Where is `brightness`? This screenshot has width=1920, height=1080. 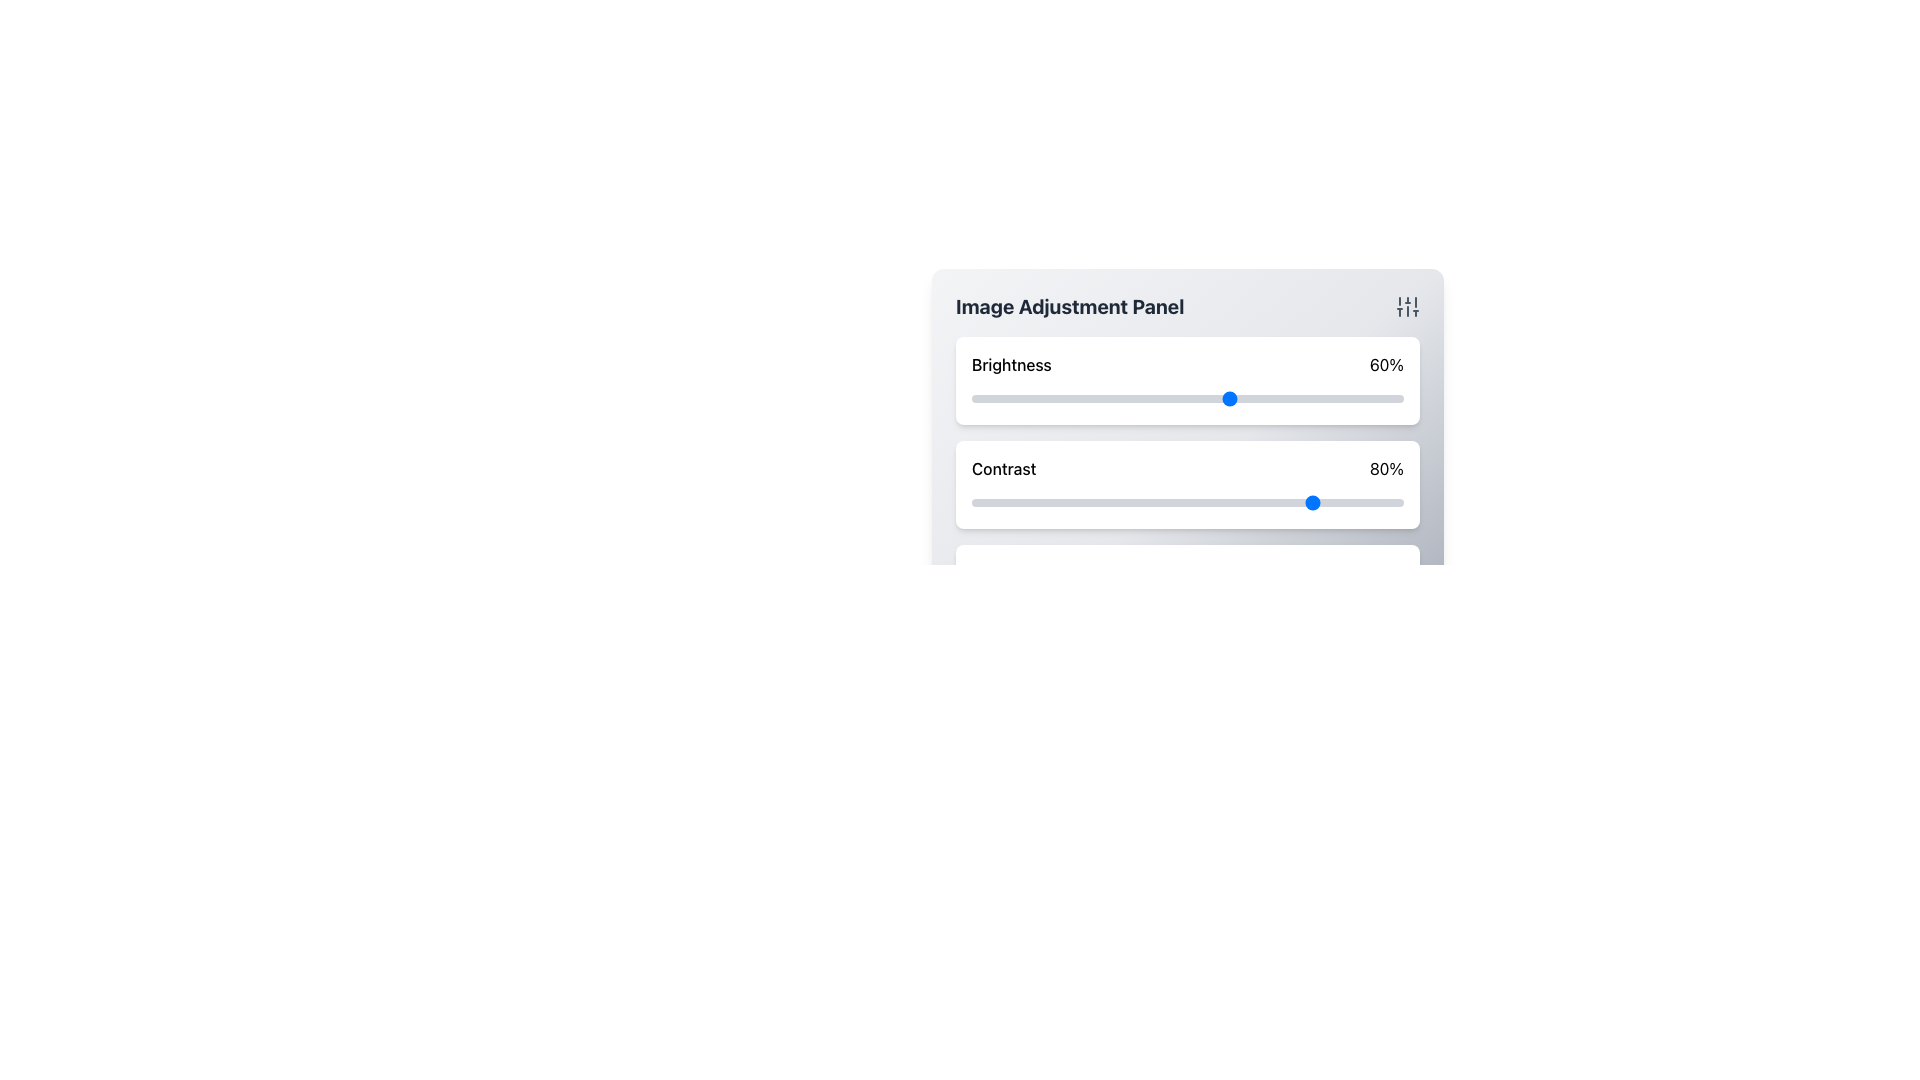
brightness is located at coordinates (1287, 398).